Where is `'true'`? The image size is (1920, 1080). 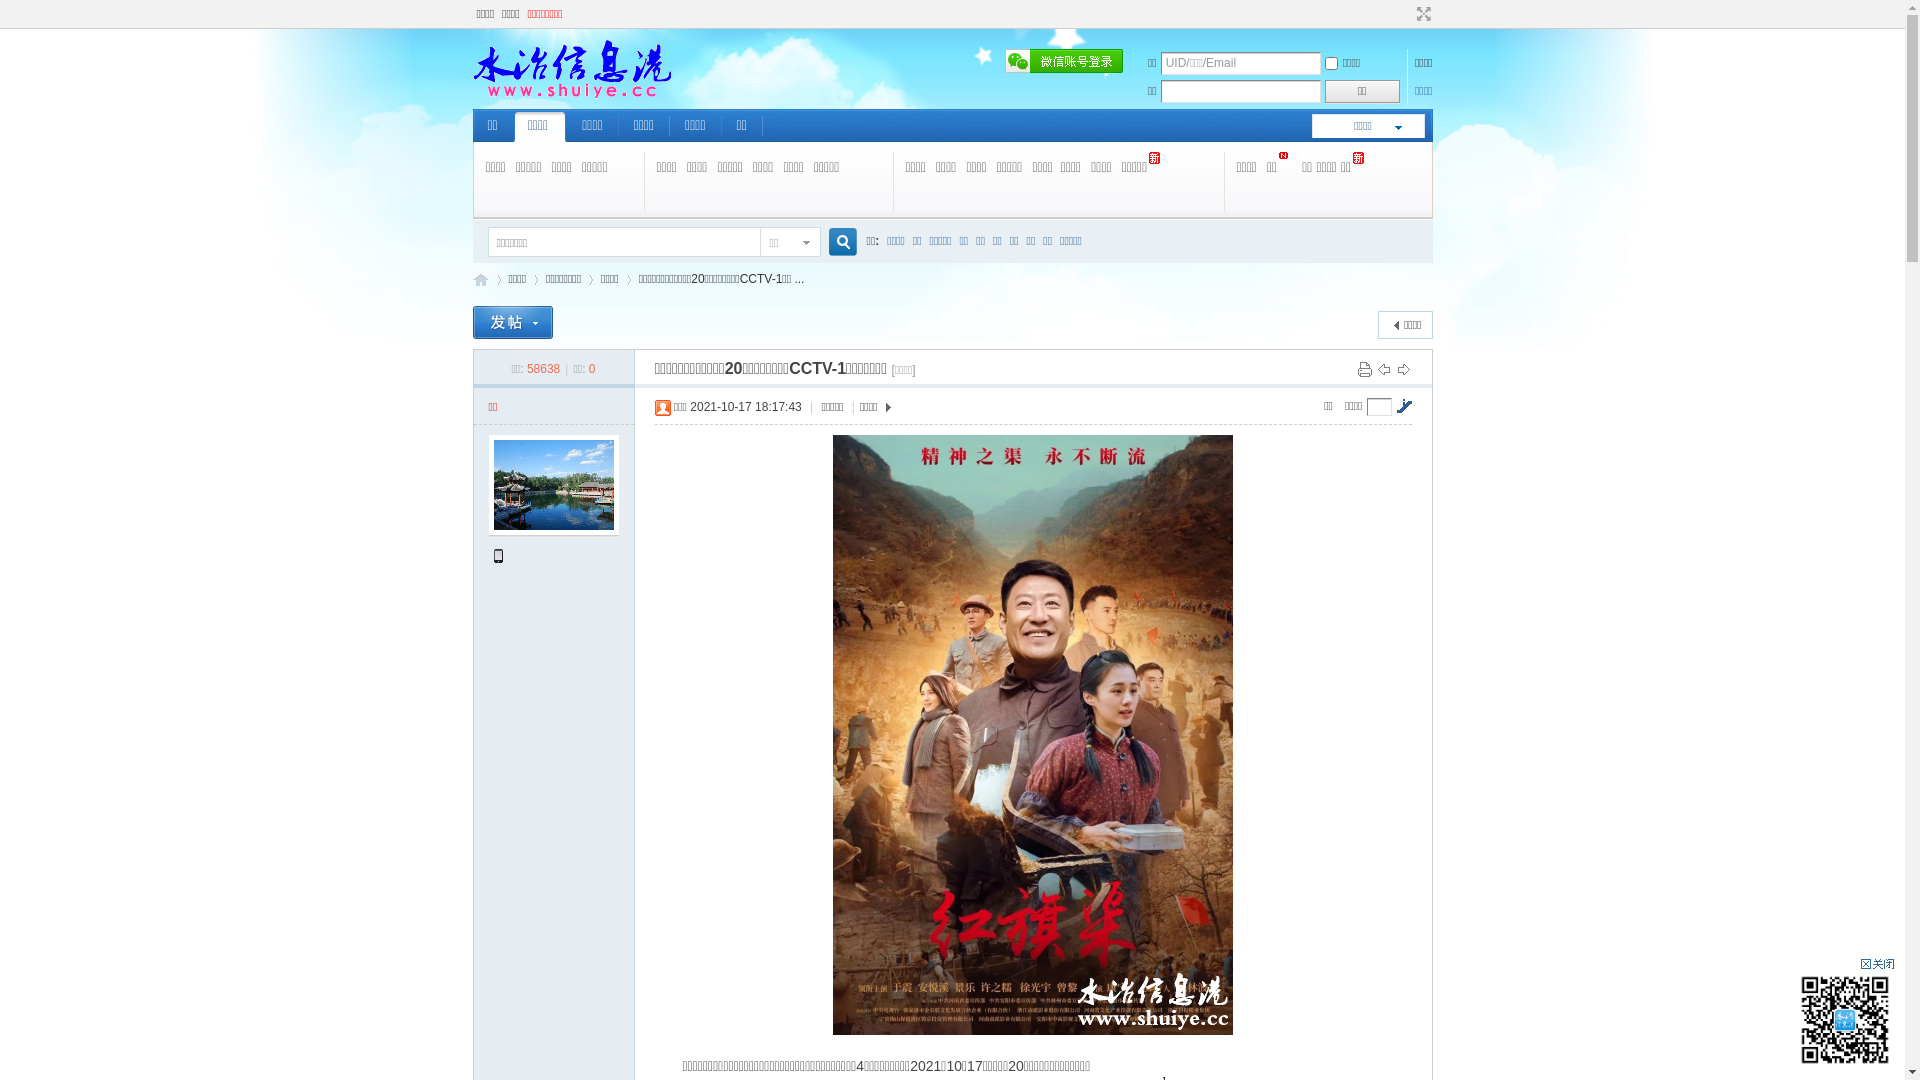 'true' is located at coordinates (834, 241).